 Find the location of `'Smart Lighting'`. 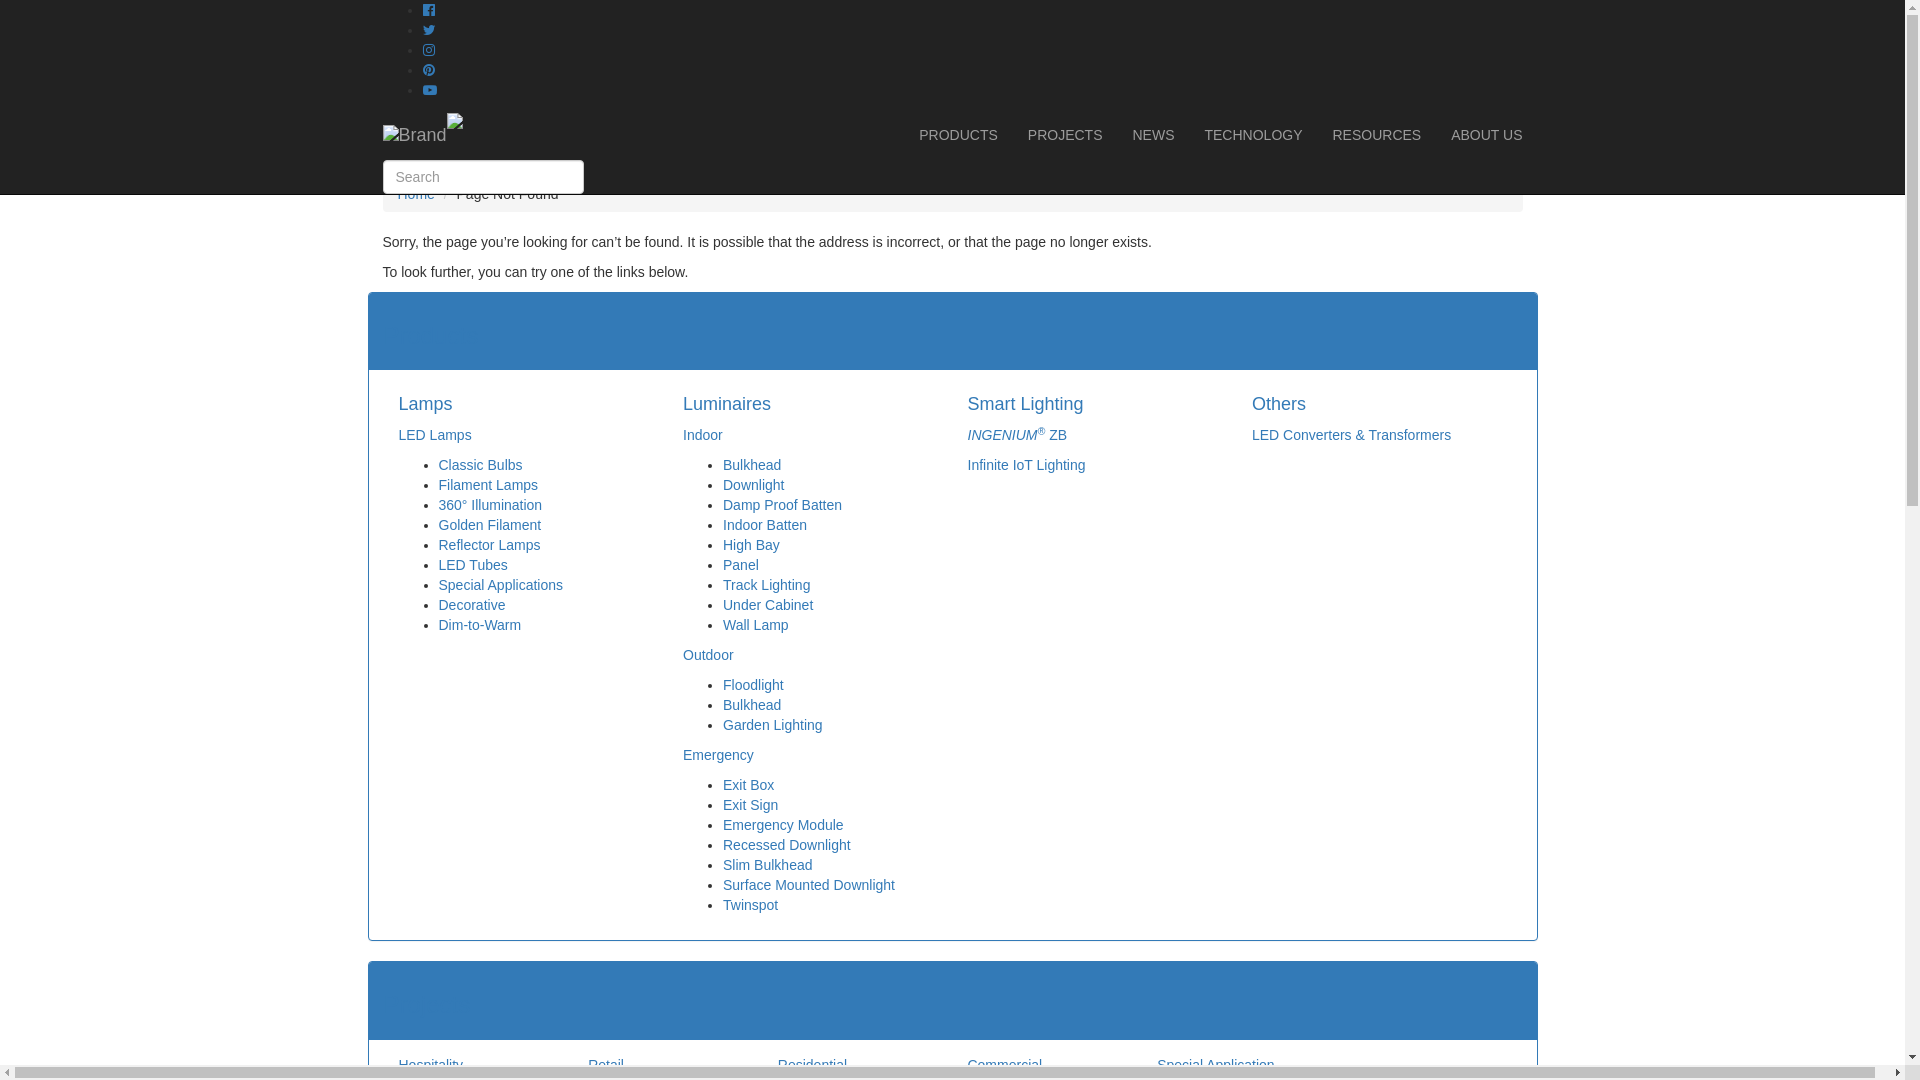

'Smart Lighting' is located at coordinates (968, 404).